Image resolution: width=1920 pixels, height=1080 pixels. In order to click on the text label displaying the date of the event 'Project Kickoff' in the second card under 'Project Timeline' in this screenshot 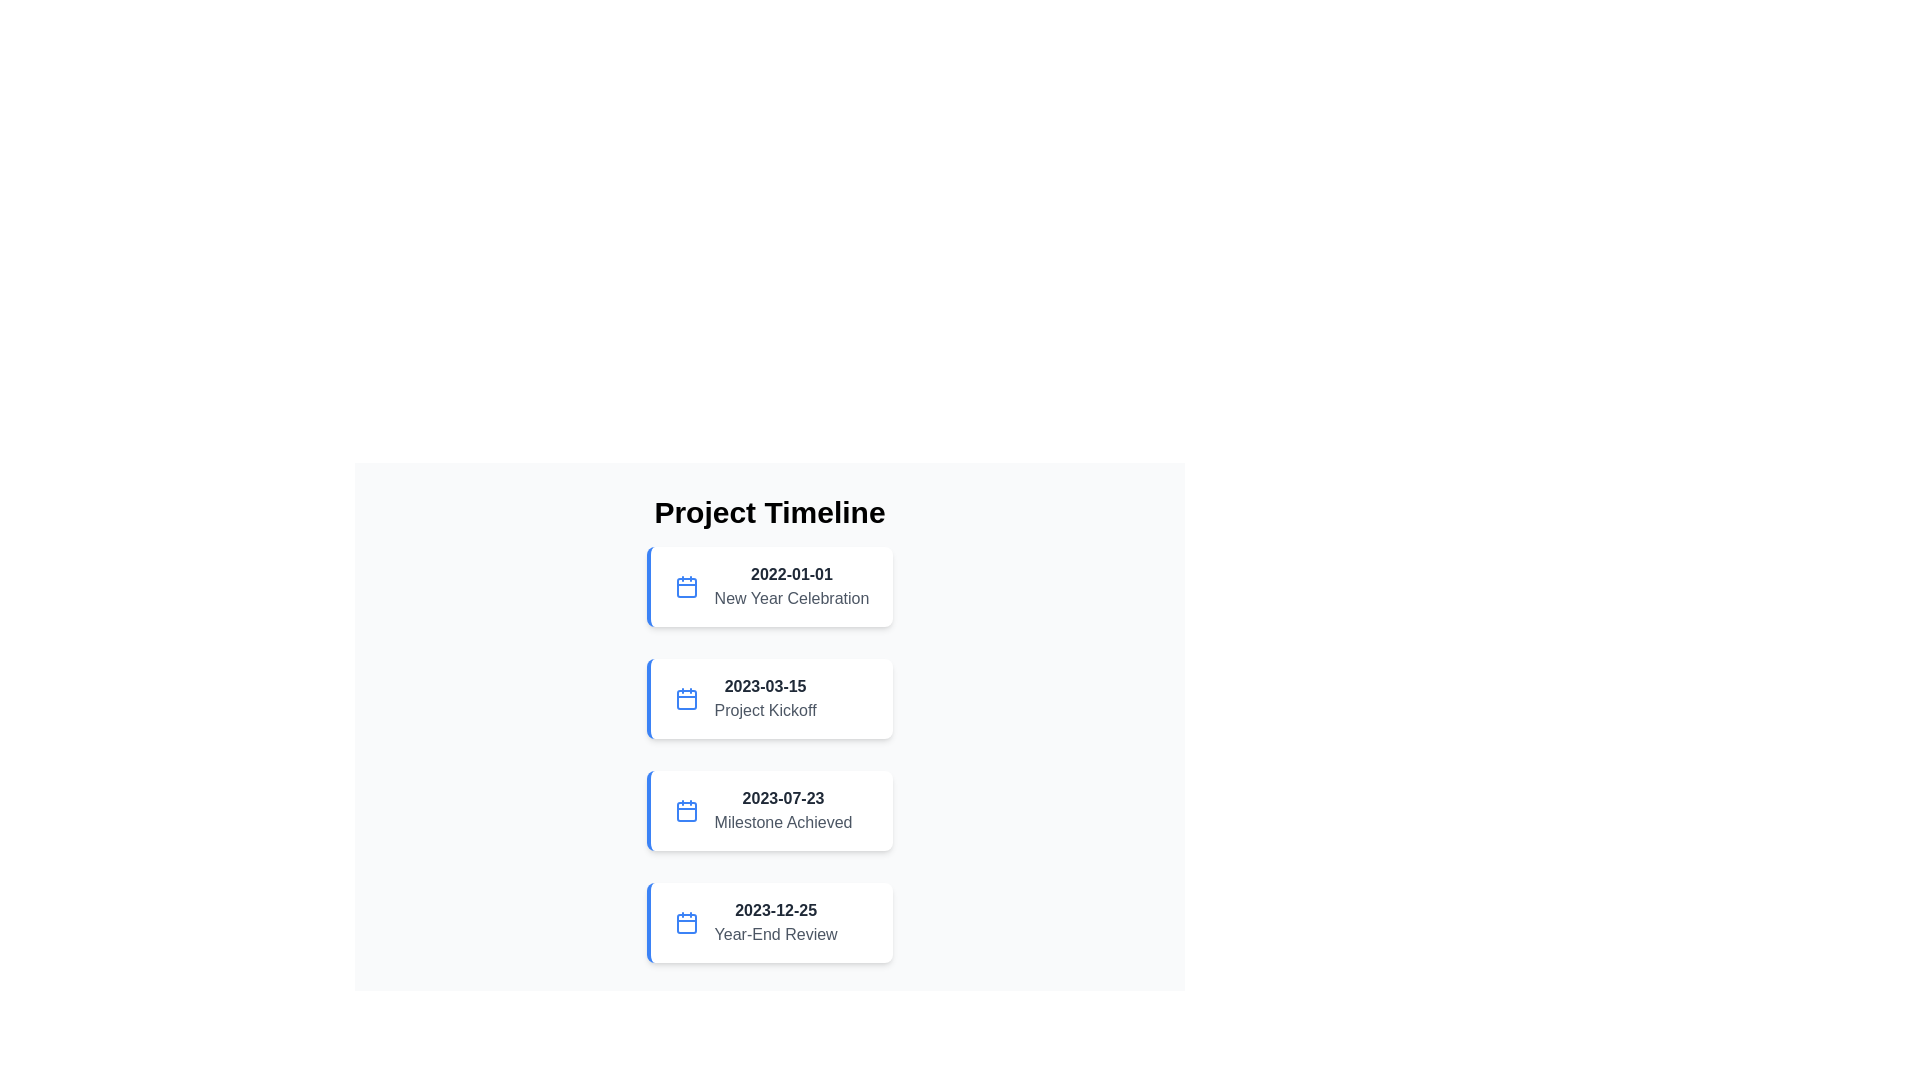, I will do `click(764, 685)`.